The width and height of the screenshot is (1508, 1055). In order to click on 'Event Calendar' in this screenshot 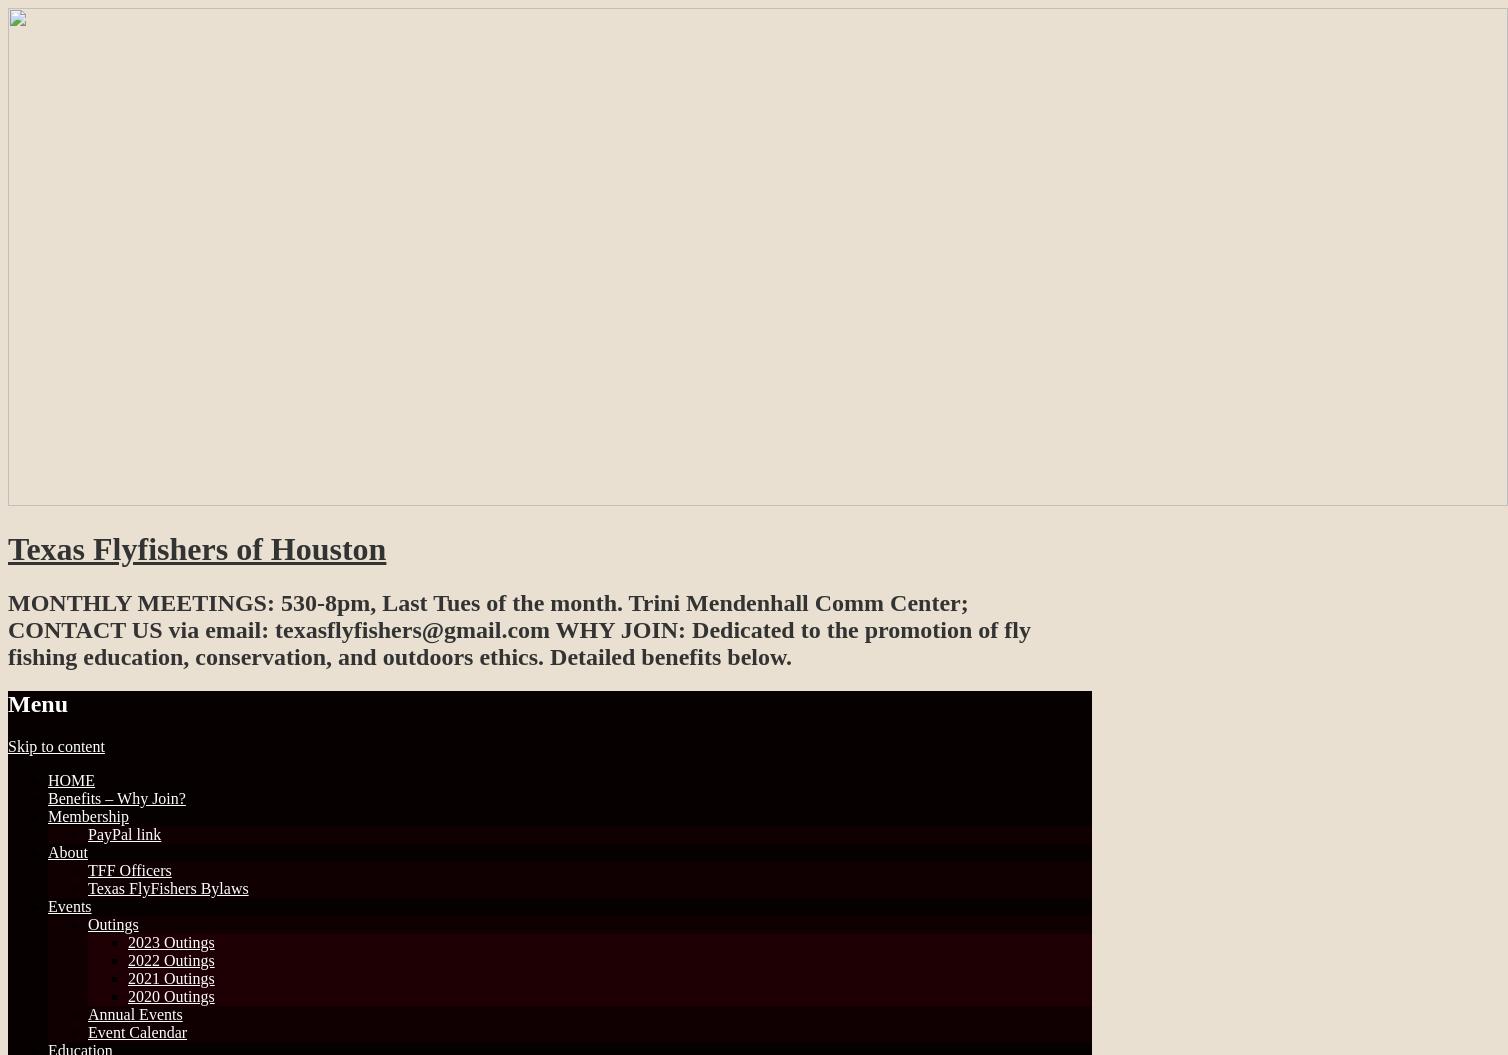, I will do `click(137, 1030)`.